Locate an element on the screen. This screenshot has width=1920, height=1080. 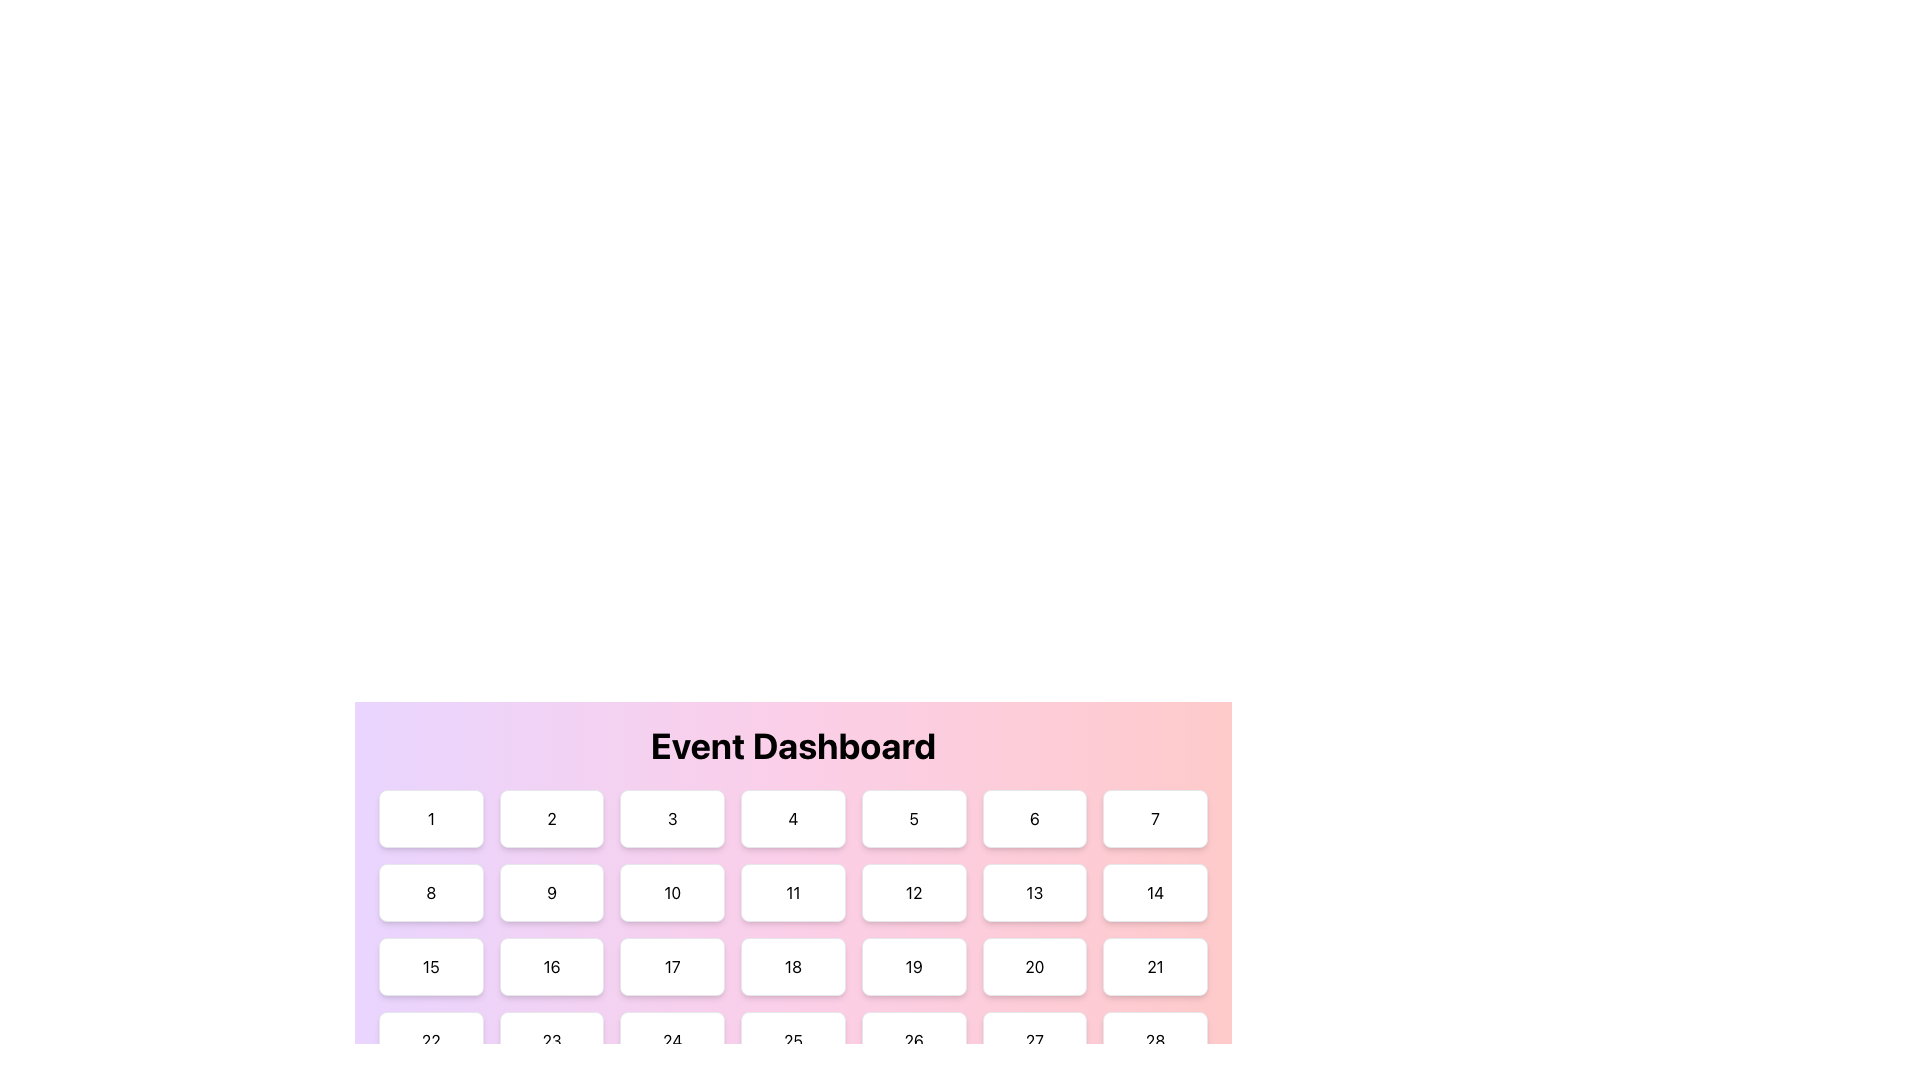
the button representing a selectable item is located at coordinates (1033, 1040).